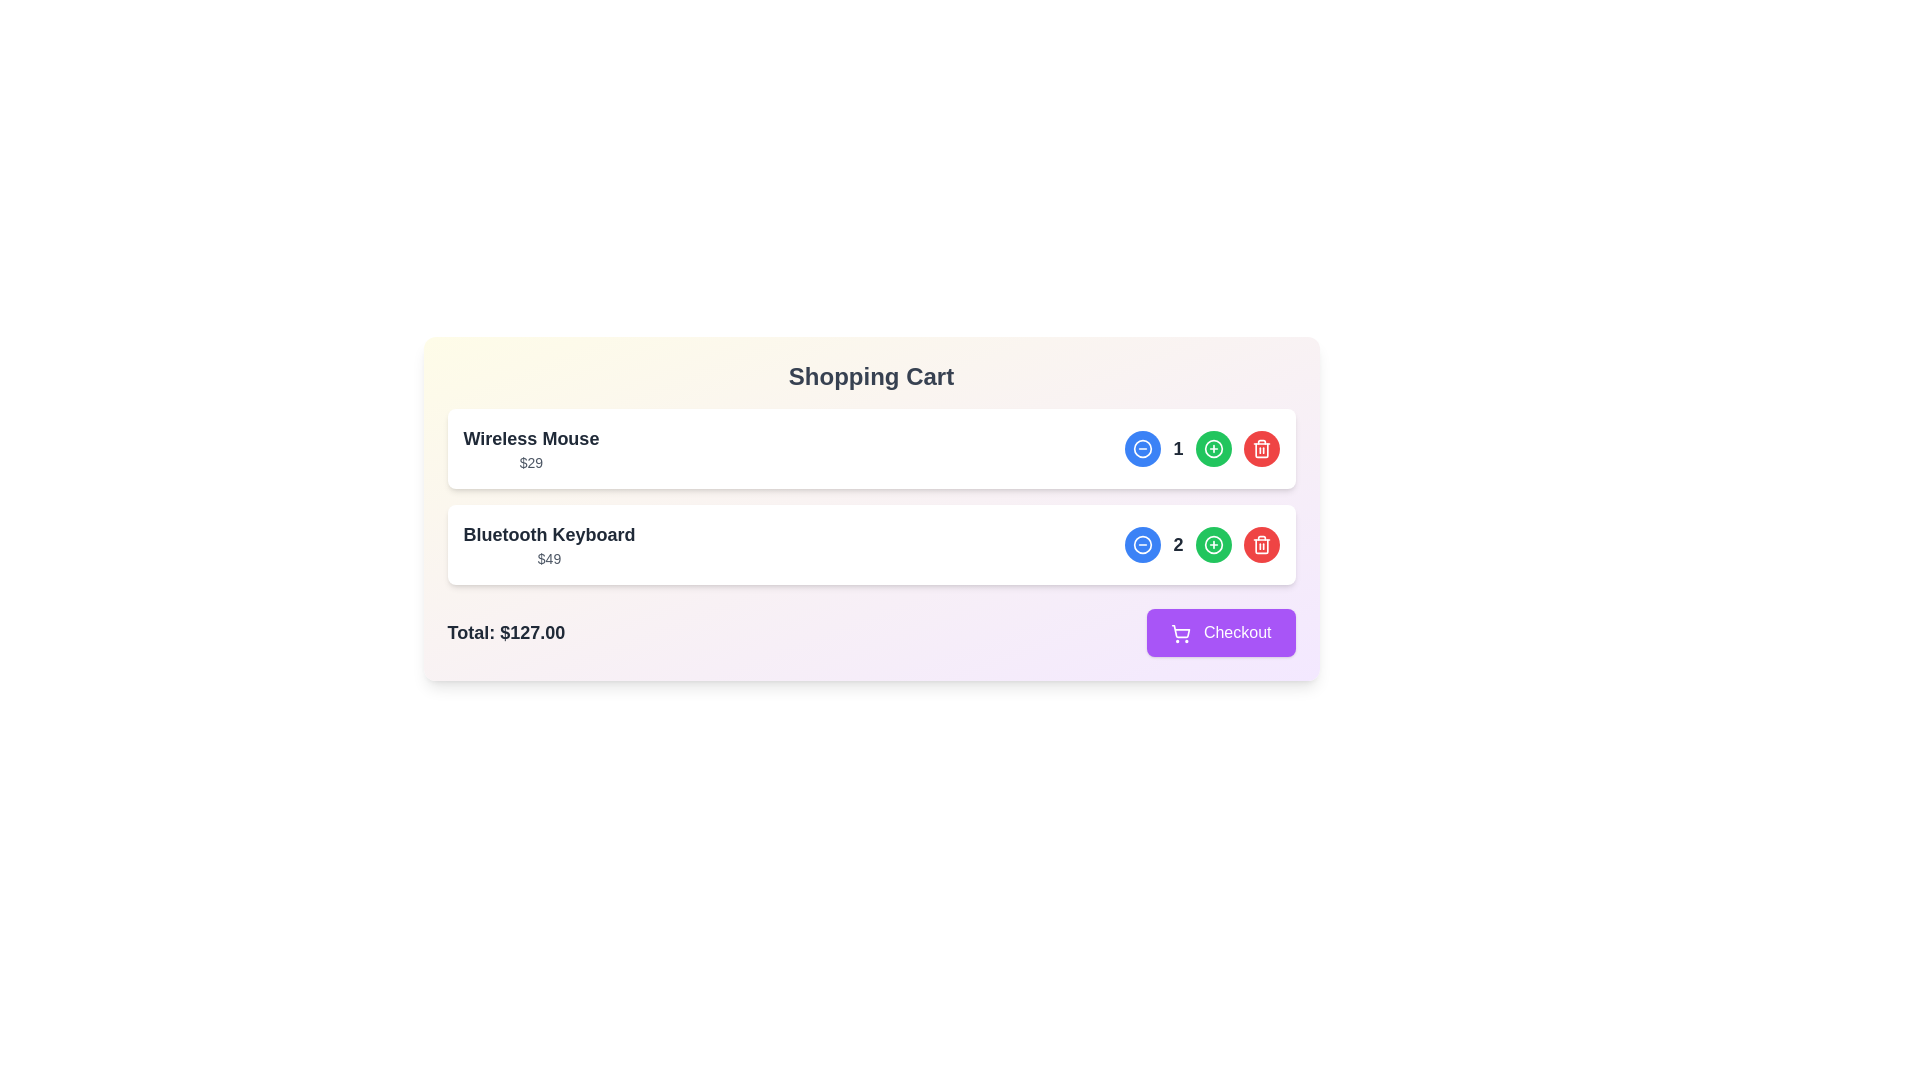 The height and width of the screenshot is (1080, 1920). I want to click on the SVG Circle element of the plus icon located to the right of the Bluetooth Keyboard entry in the shopping cart, so click(1212, 447).